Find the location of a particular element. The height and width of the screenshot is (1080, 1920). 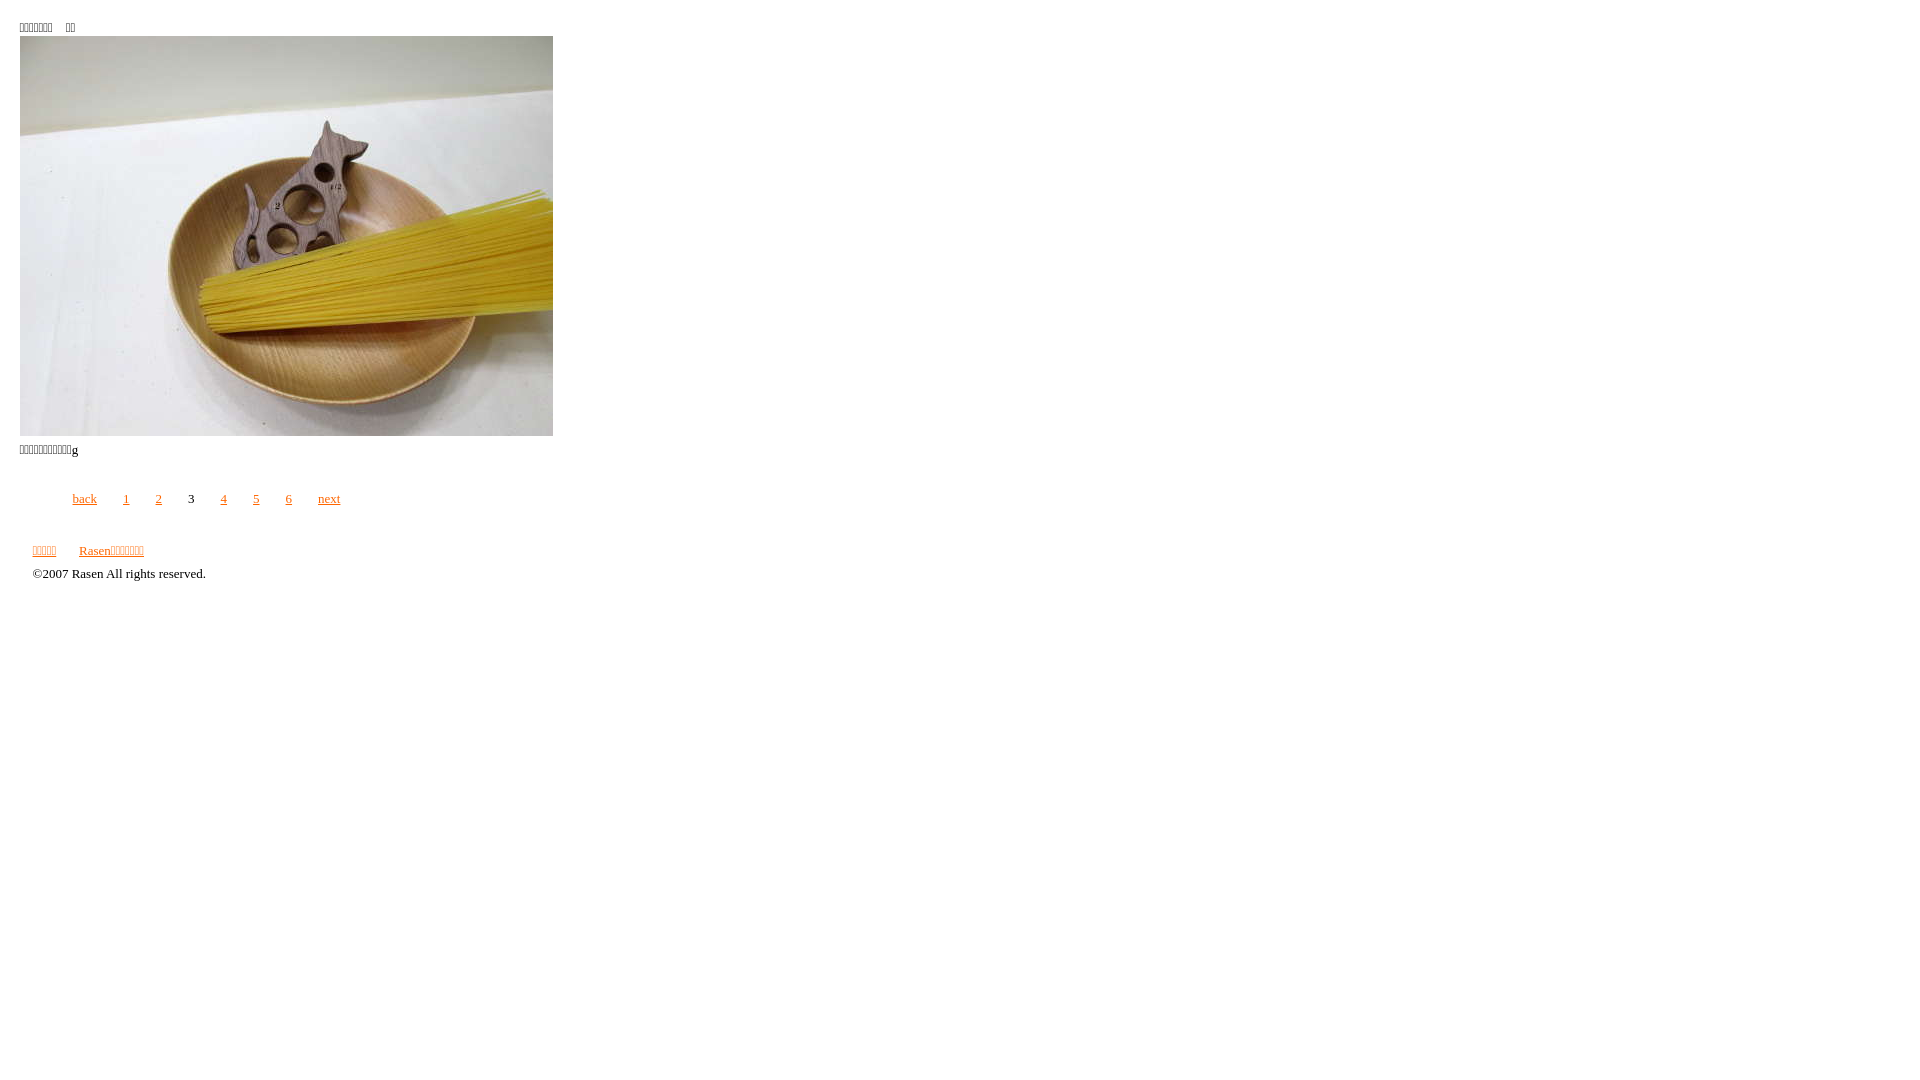

'2' is located at coordinates (155, 496).